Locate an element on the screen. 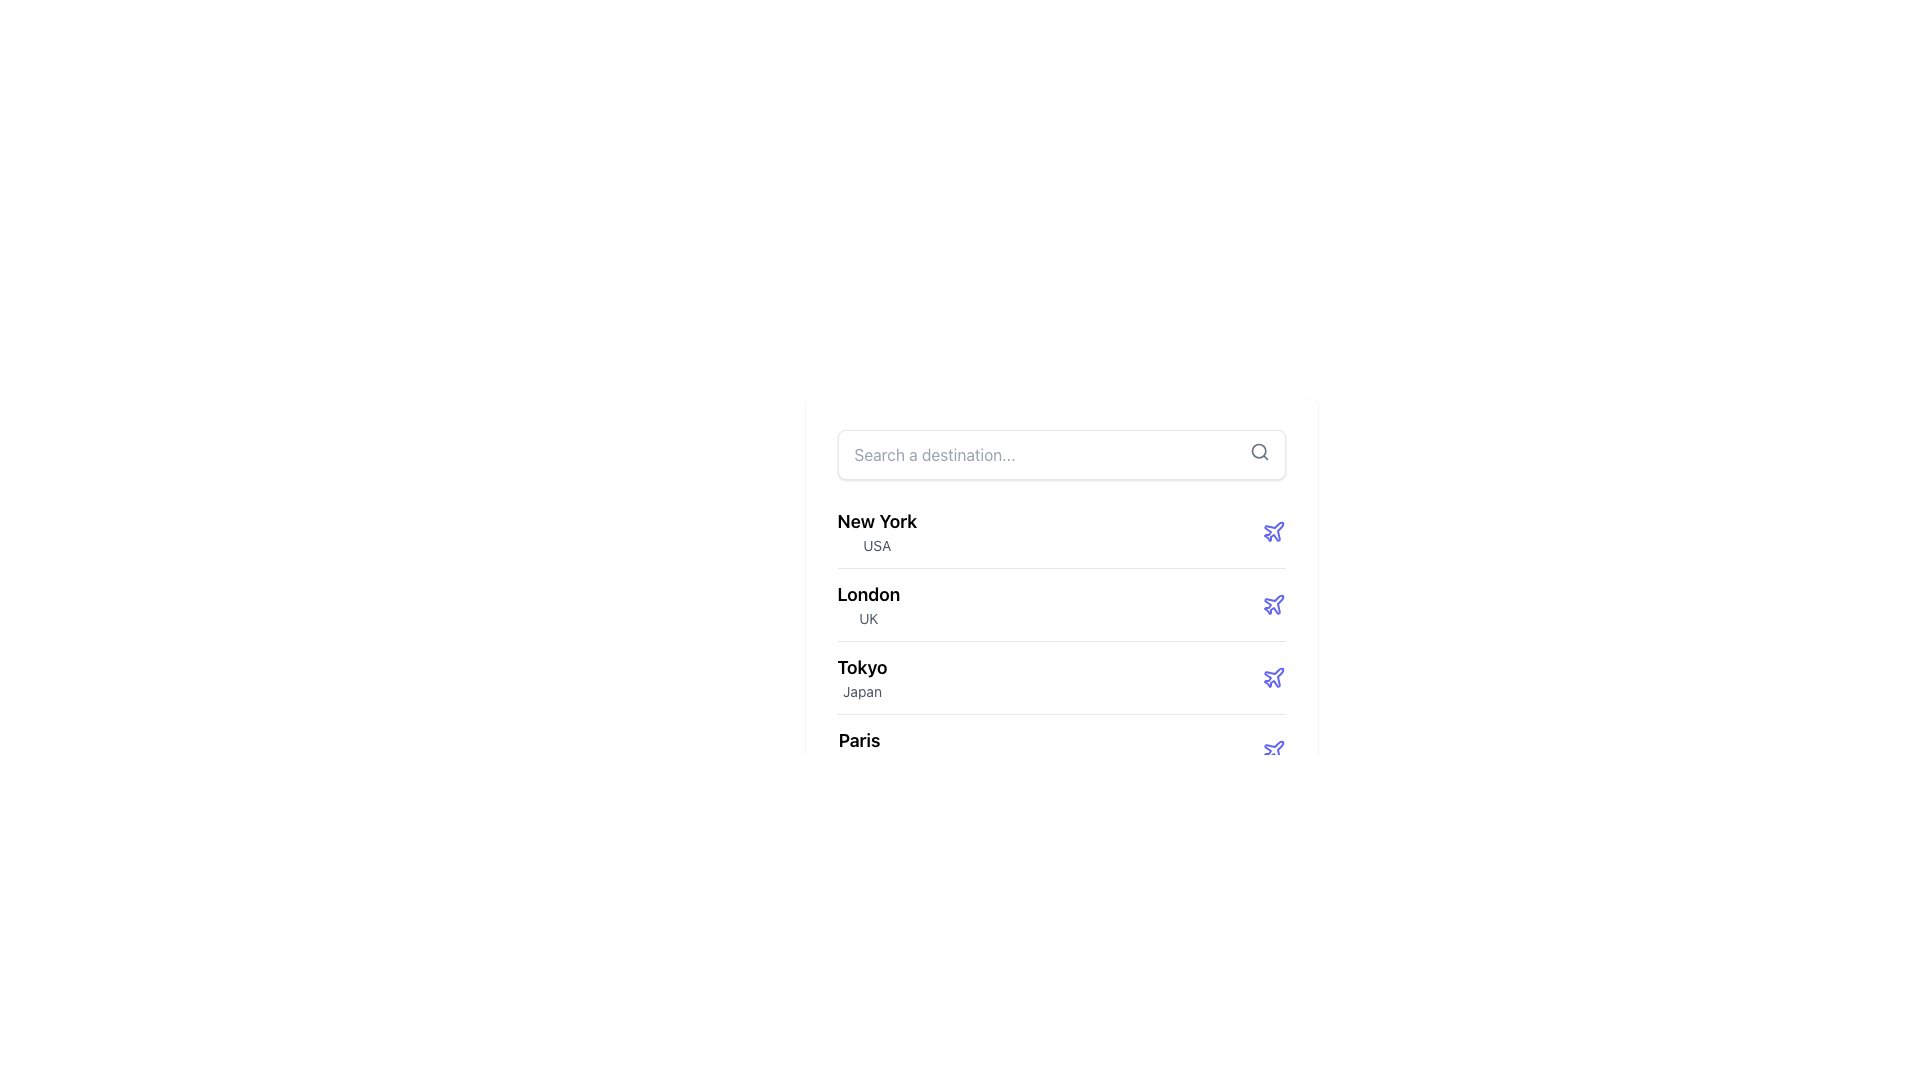 Image resolution: width=1920 pixels, height=1080 pixels. the third selectable destination option in the list, located between 'London' and 'Paris' is located at coordinates (1060, 677).